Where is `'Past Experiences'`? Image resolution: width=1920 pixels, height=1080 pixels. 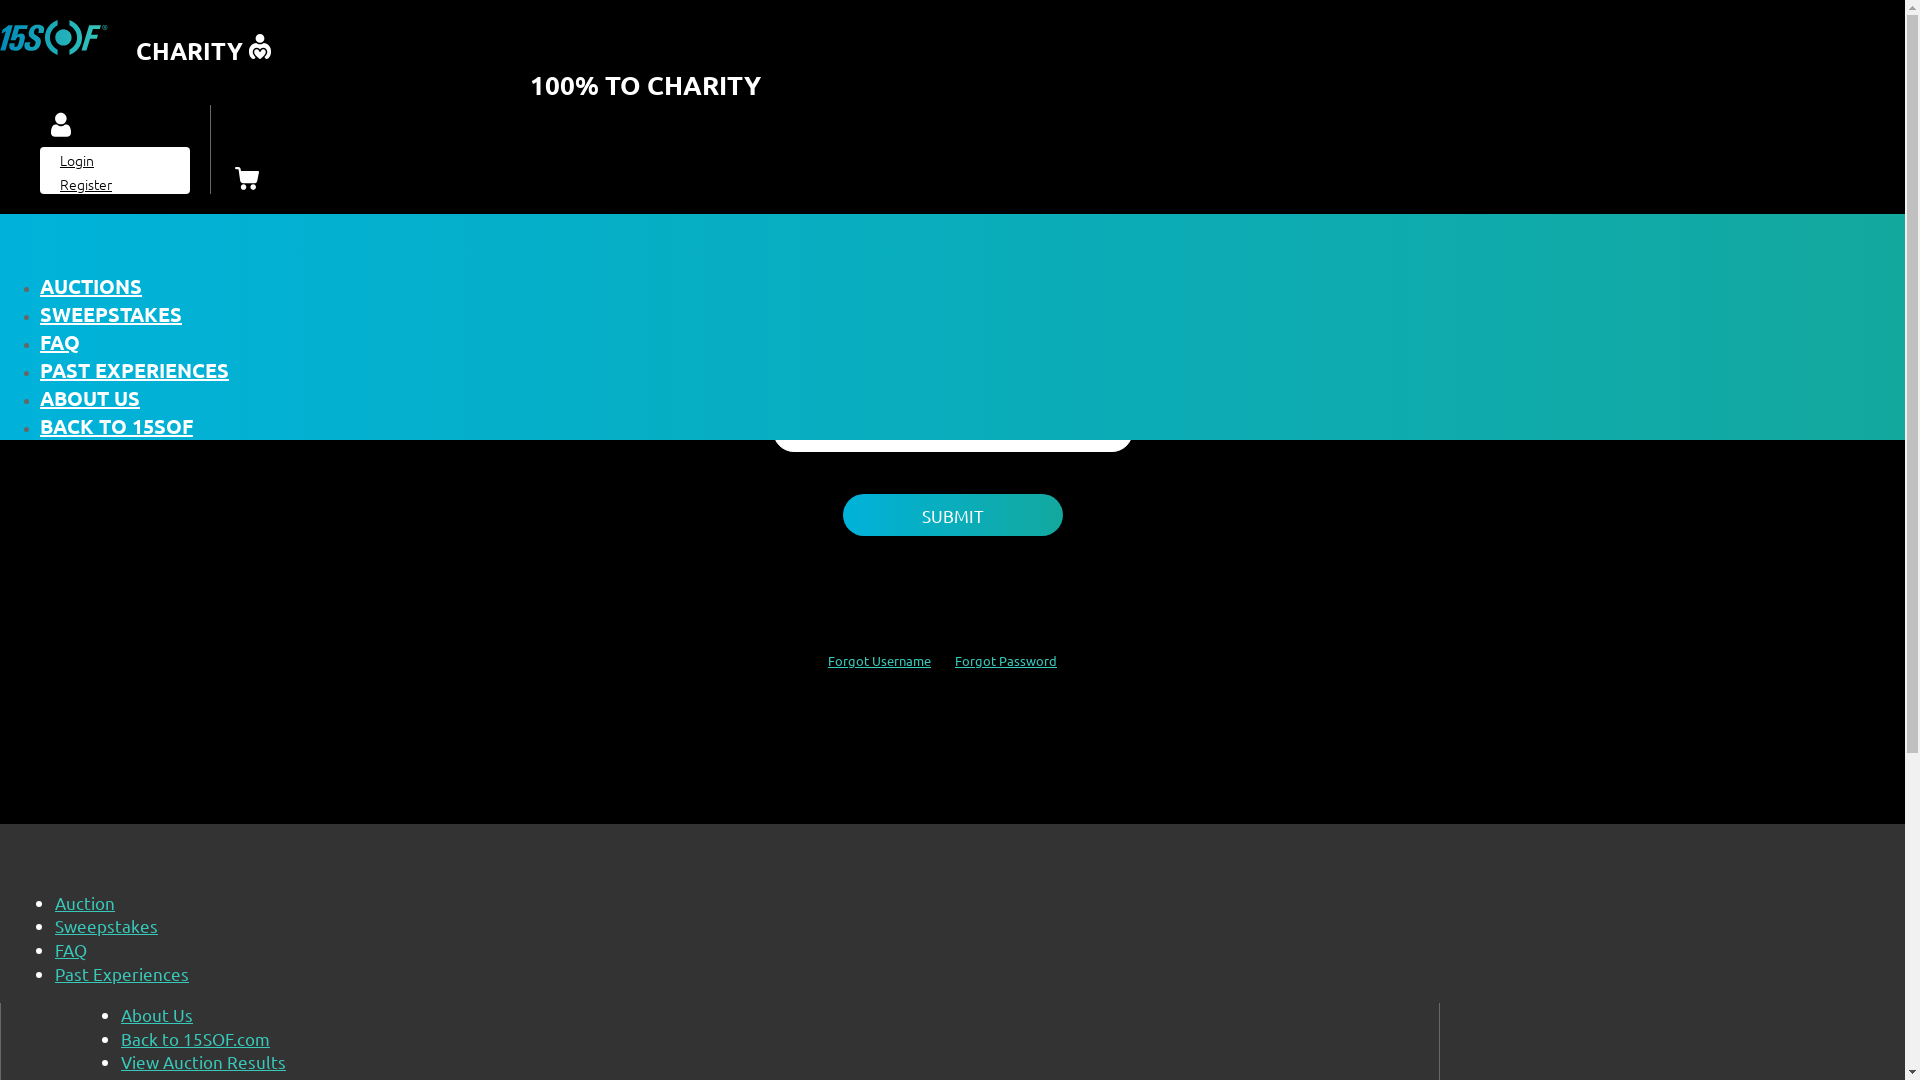 'Past Experiences' is located at coordinates (54, 972).